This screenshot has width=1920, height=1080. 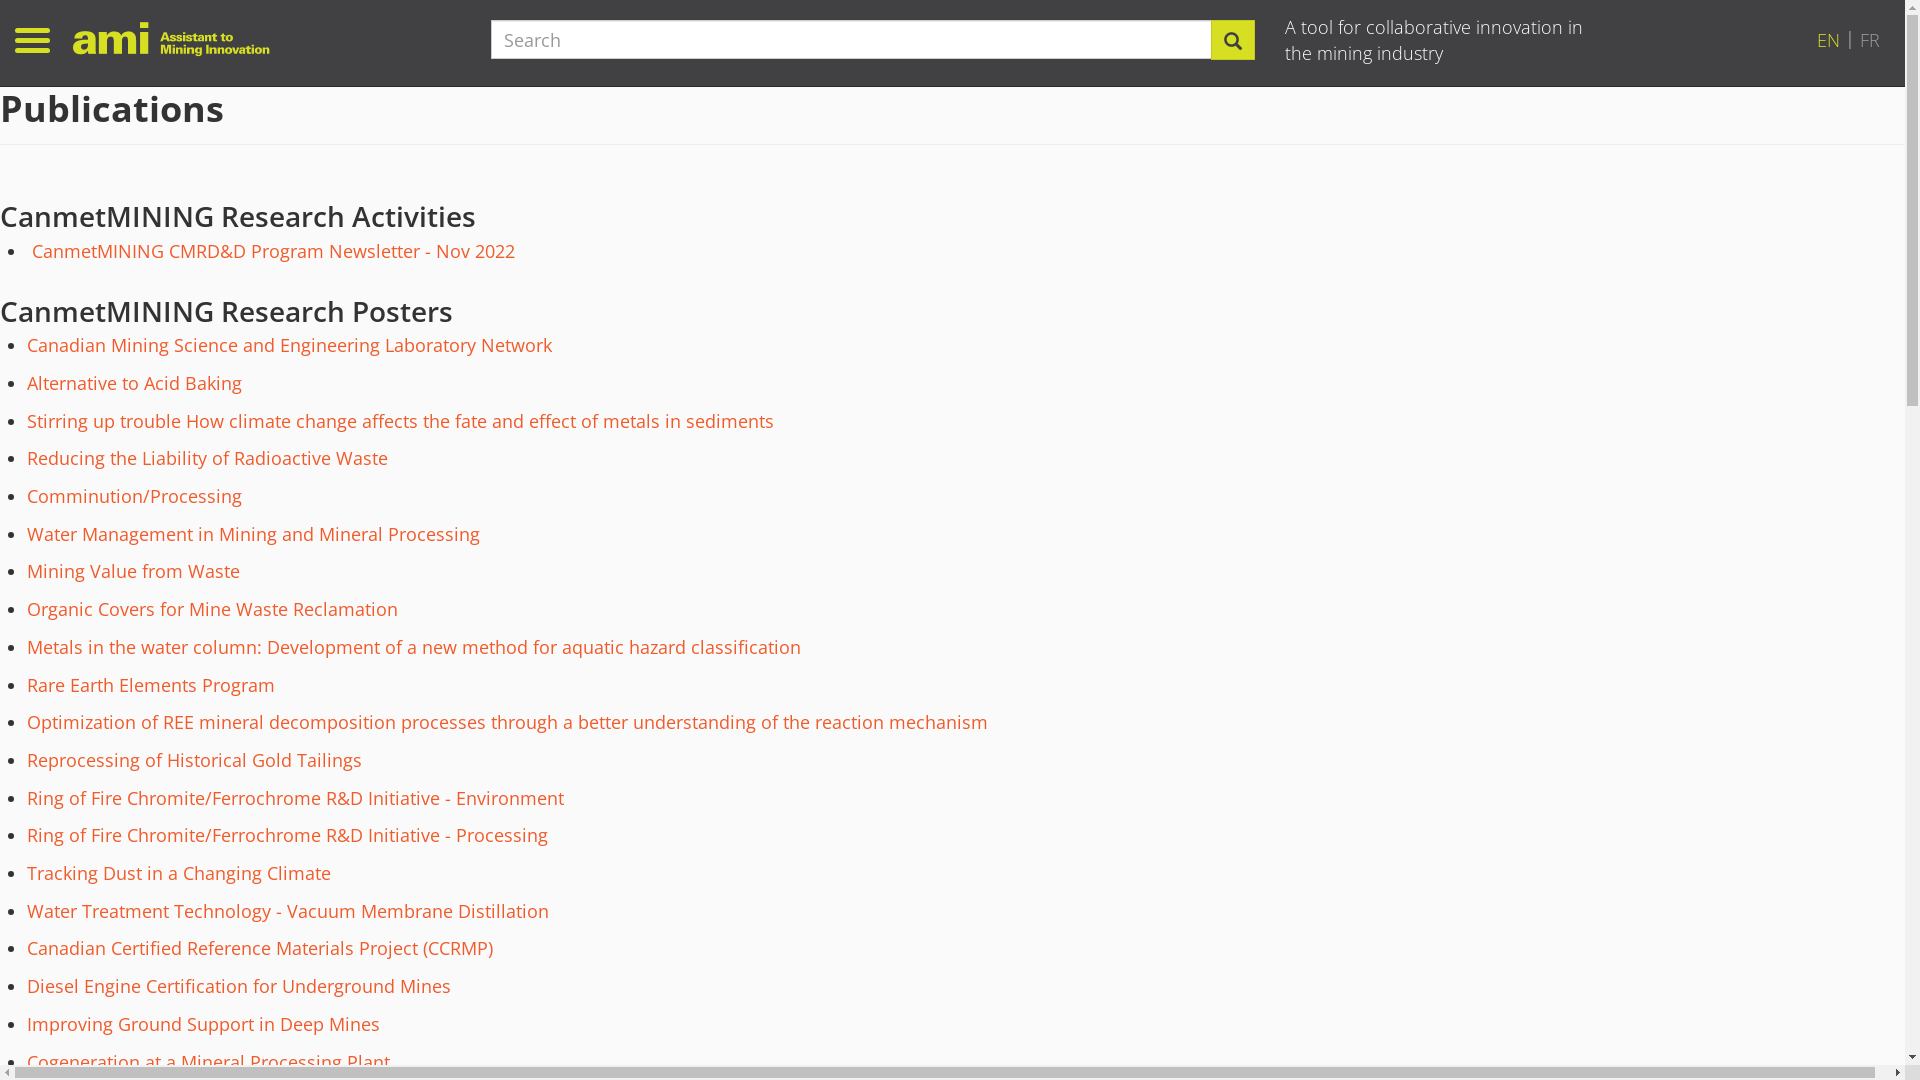 What do you see at coordinates (194, 759) in the screenshot?
I see `'Reprocessing of Historical Gold Tailings'` at bounding box center [194, 759].